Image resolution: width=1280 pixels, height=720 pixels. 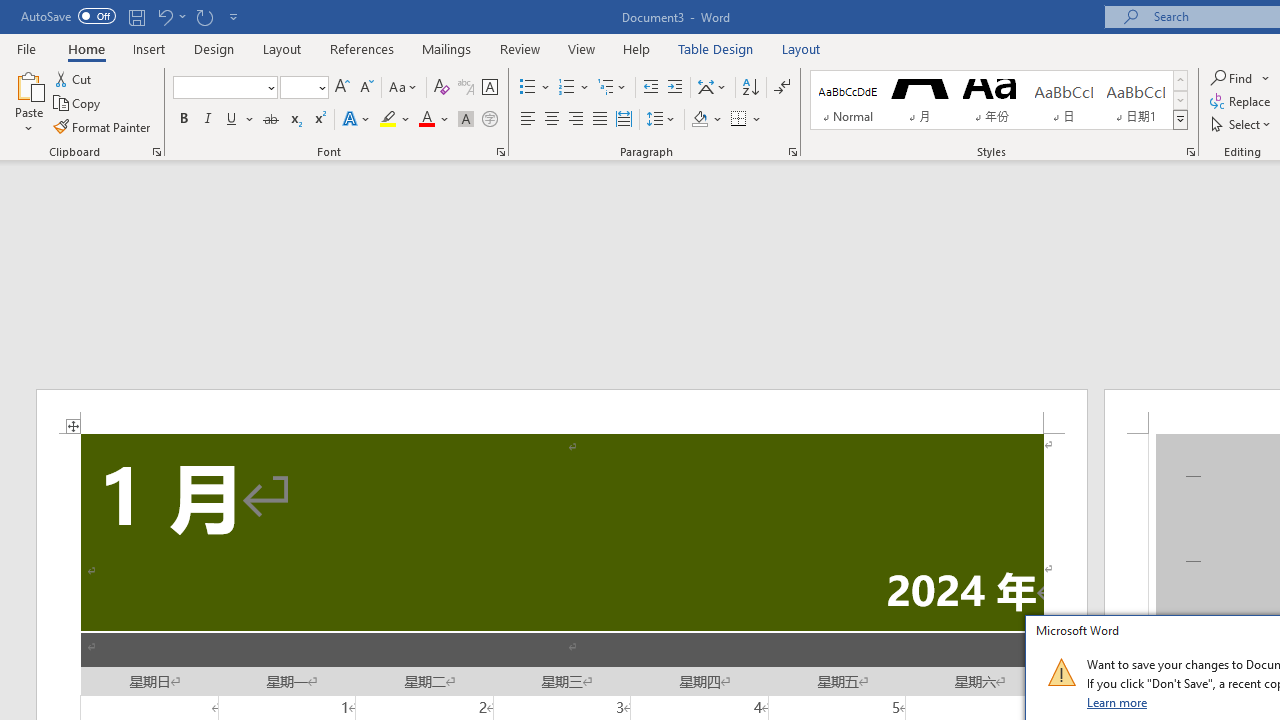 What do you see at coordinates (560, 410) in the screenshot?
I see `'Header -Section 1-'` at bounding box center [560, 410].